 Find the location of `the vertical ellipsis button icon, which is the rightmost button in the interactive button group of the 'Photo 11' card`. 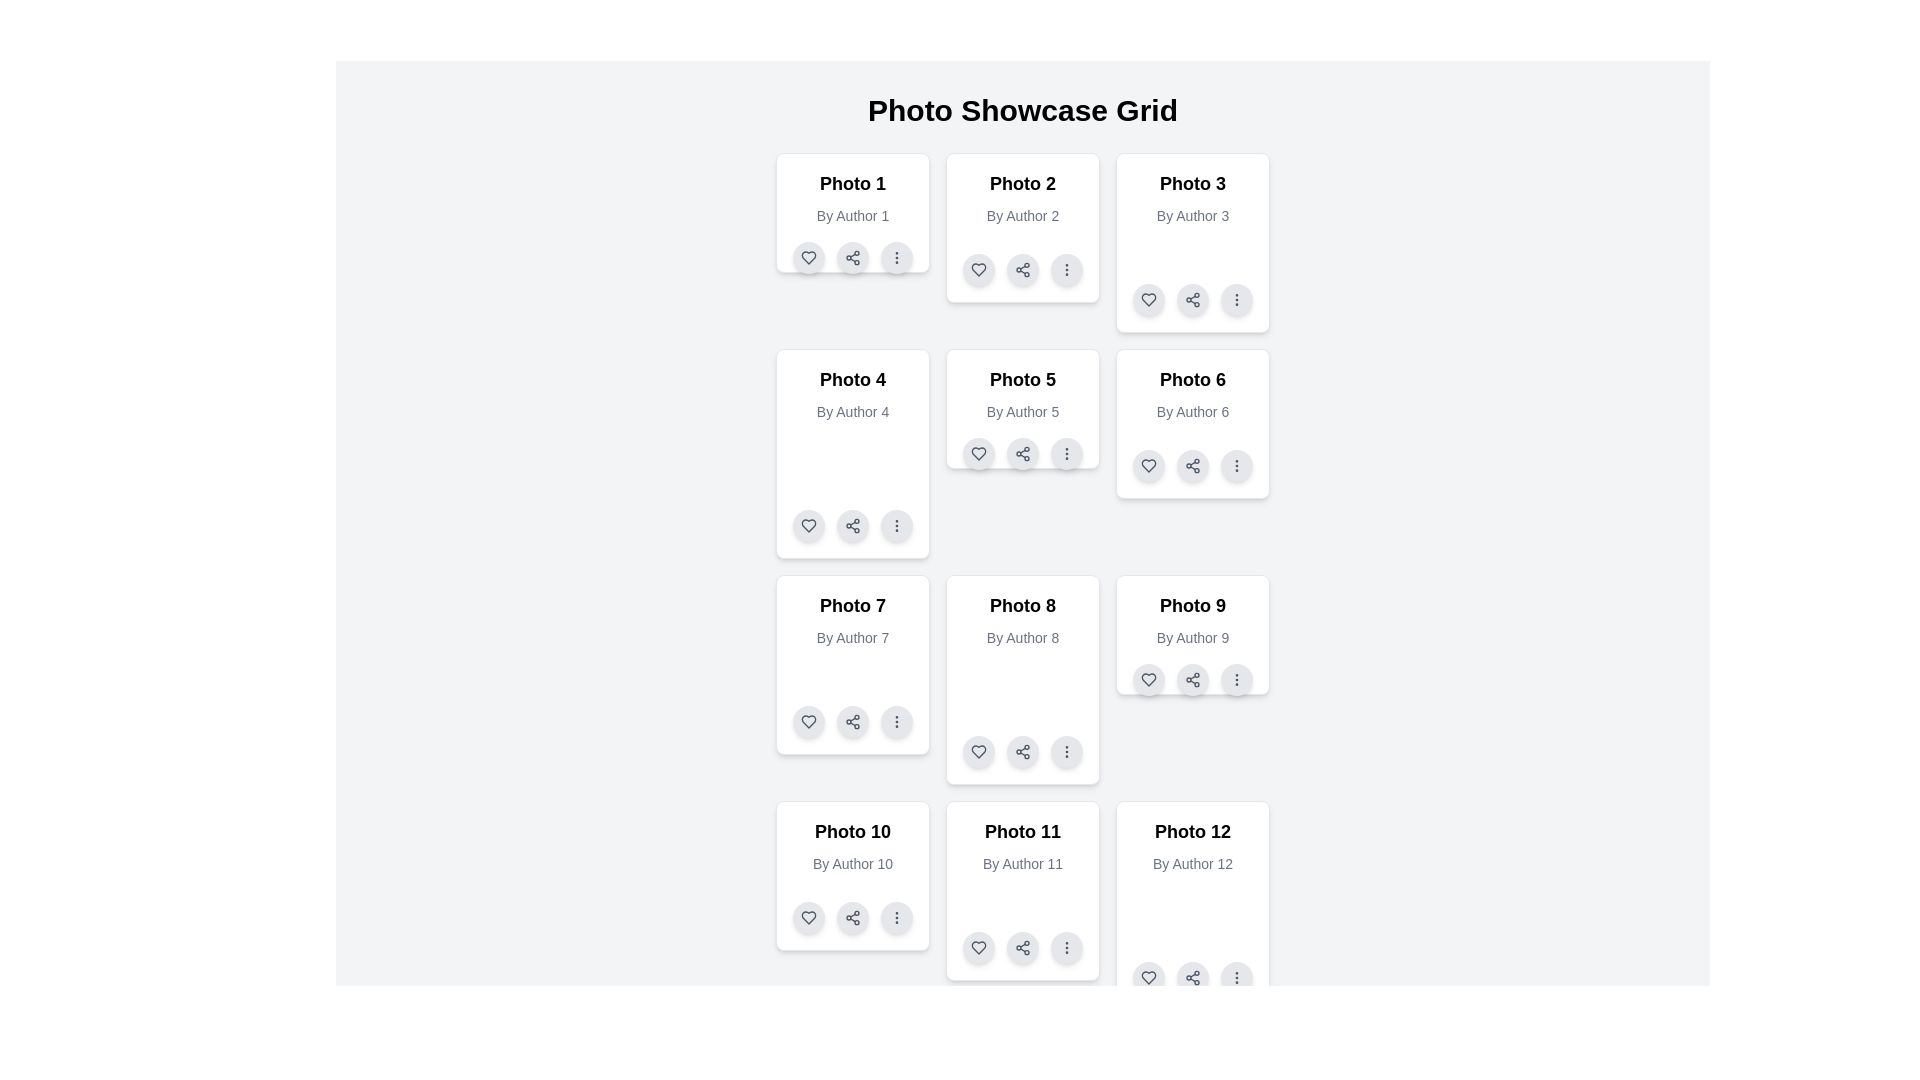

the vertical ellipsis button icon, which is the rightmost button in the interactive button group of the 'Photo 11' card is located at coordinates (1065, 947).